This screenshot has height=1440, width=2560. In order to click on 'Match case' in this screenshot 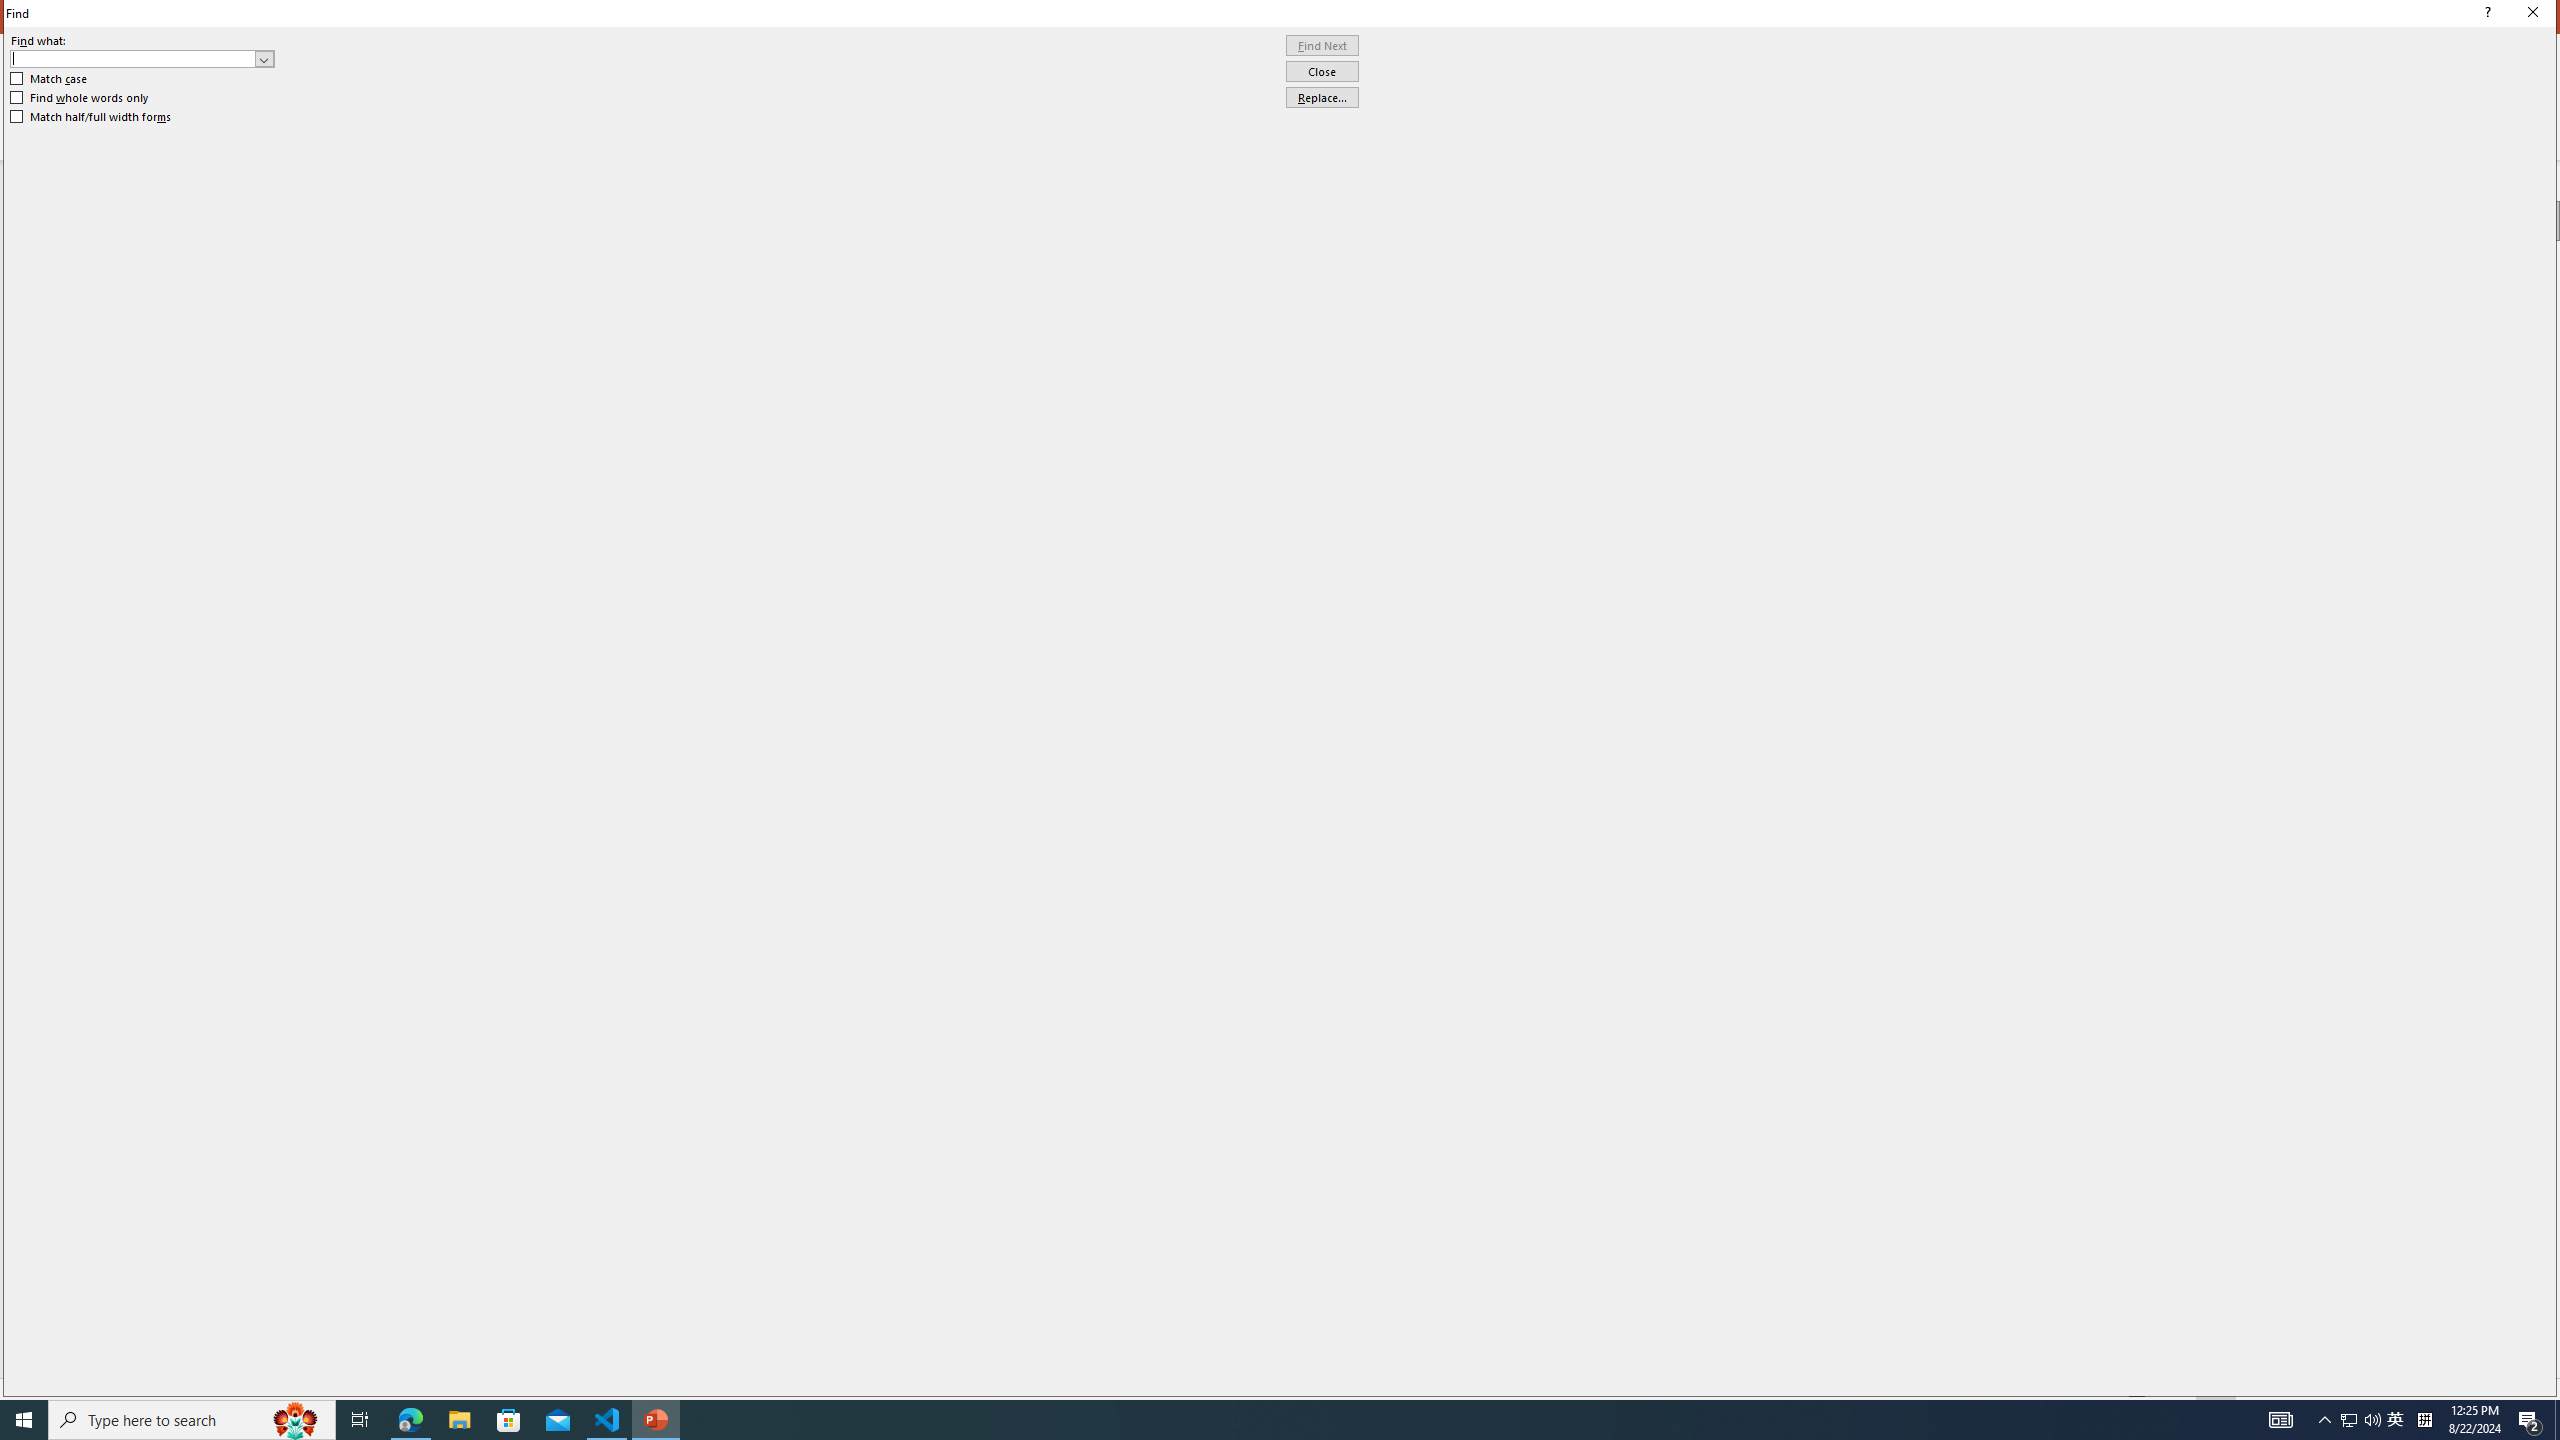, I will do `click(48, 77)`.